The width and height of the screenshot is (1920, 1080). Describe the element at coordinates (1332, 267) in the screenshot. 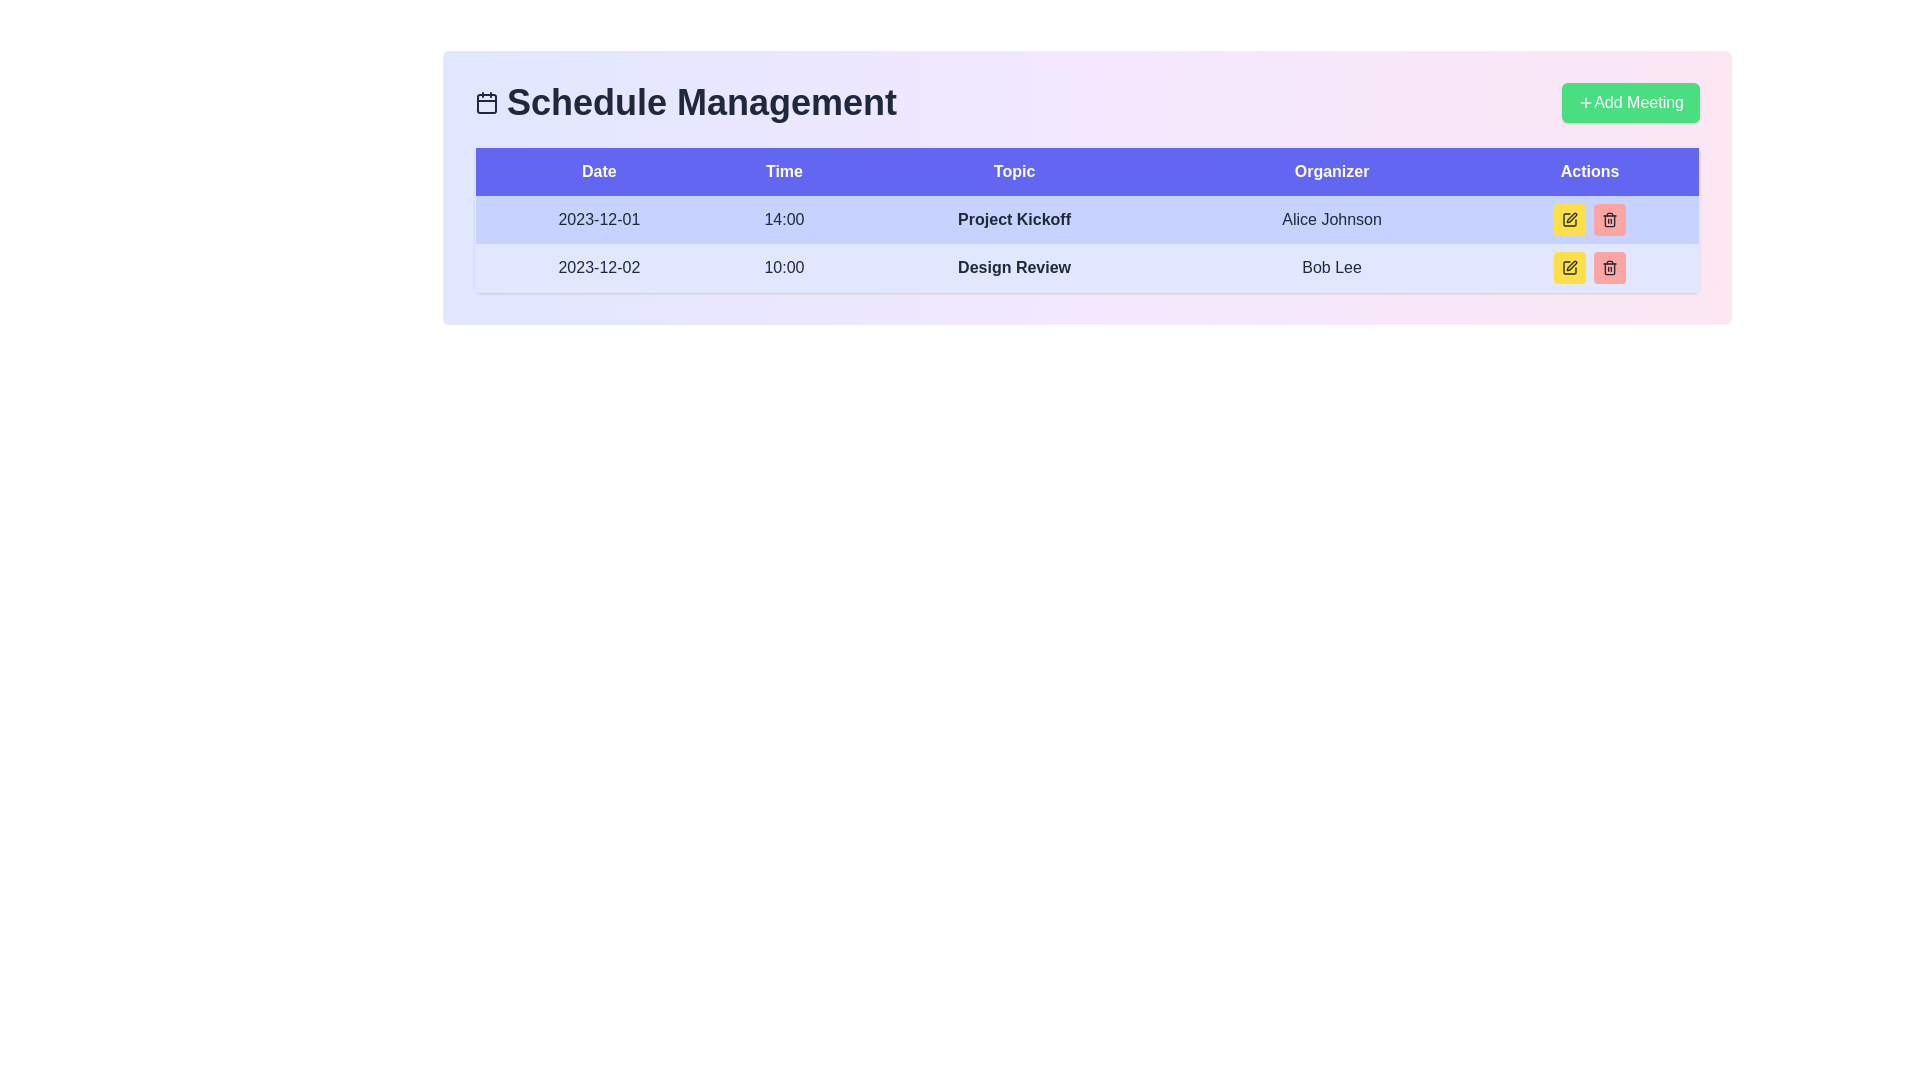

I see `the text label indicating the organizer's name for the event` at that location.